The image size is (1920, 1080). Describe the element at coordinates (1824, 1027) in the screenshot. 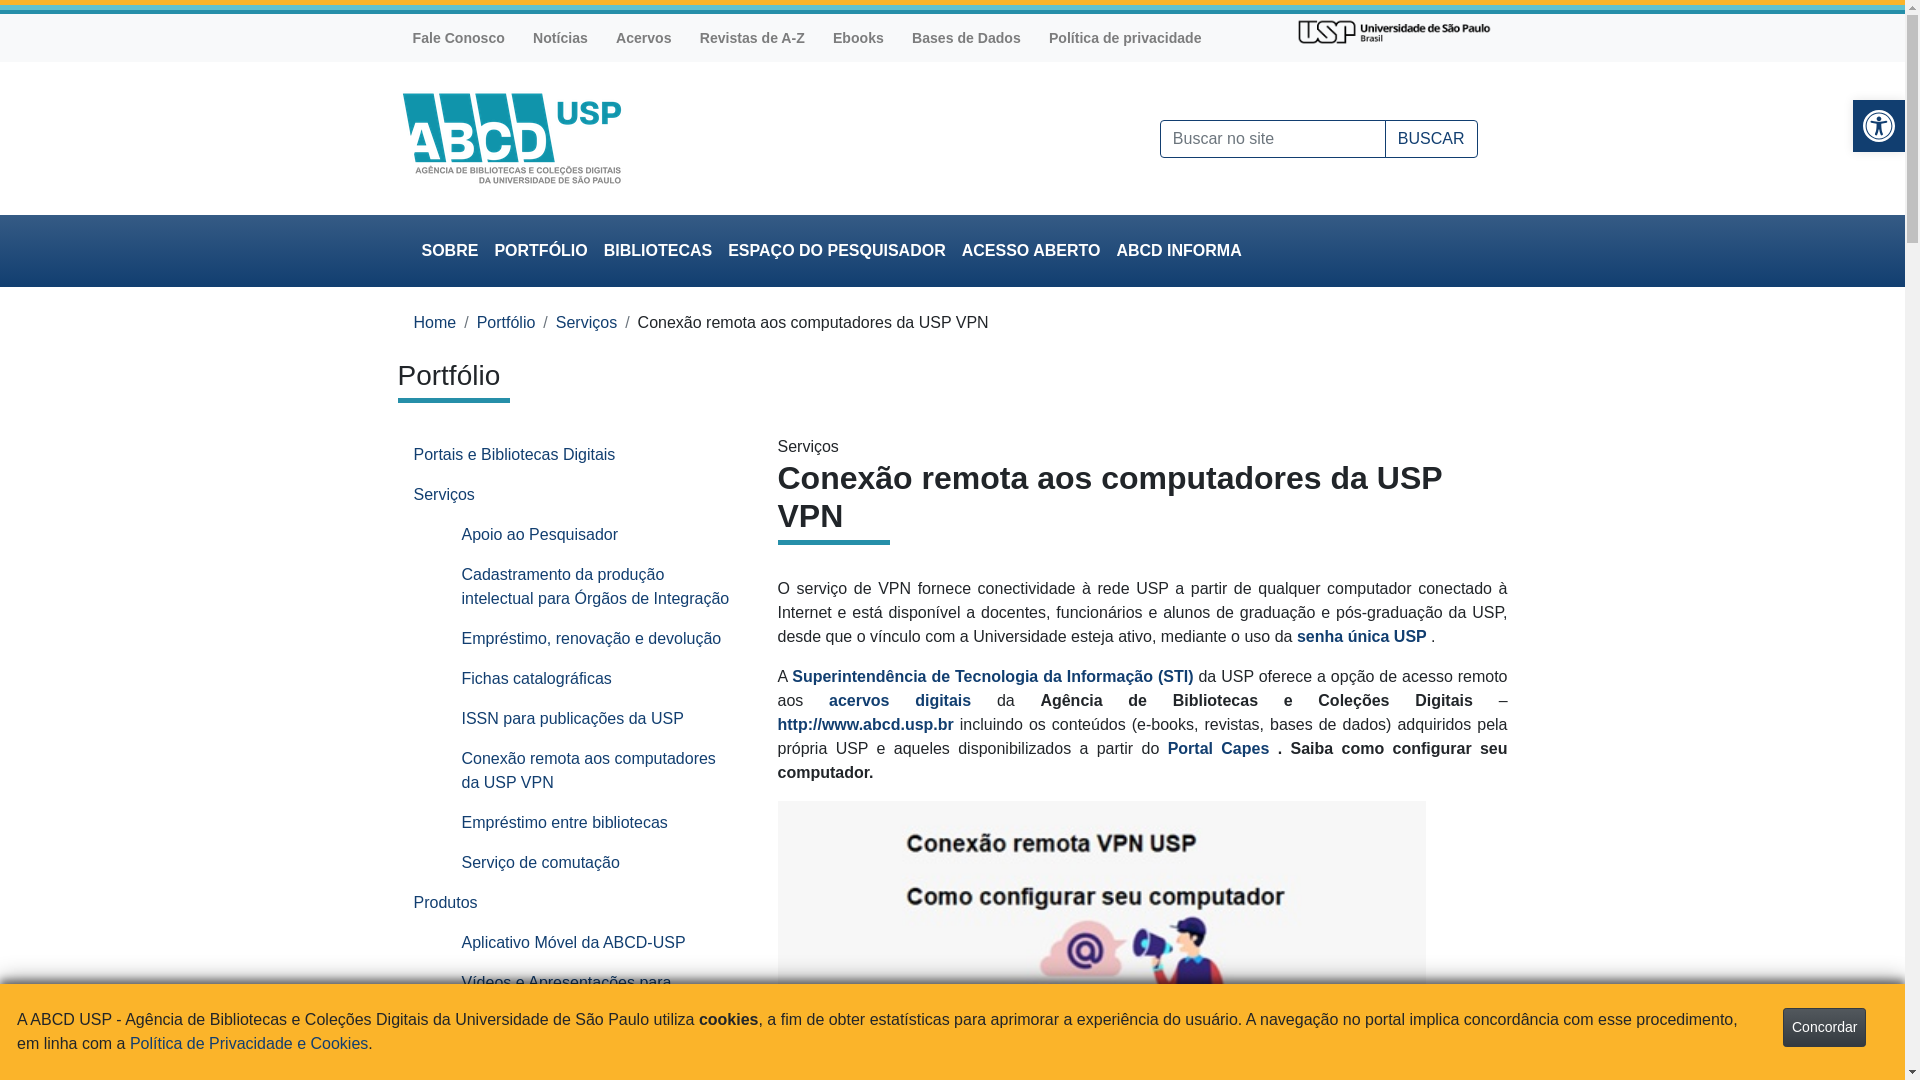

I see `'Concordar'` at that location.